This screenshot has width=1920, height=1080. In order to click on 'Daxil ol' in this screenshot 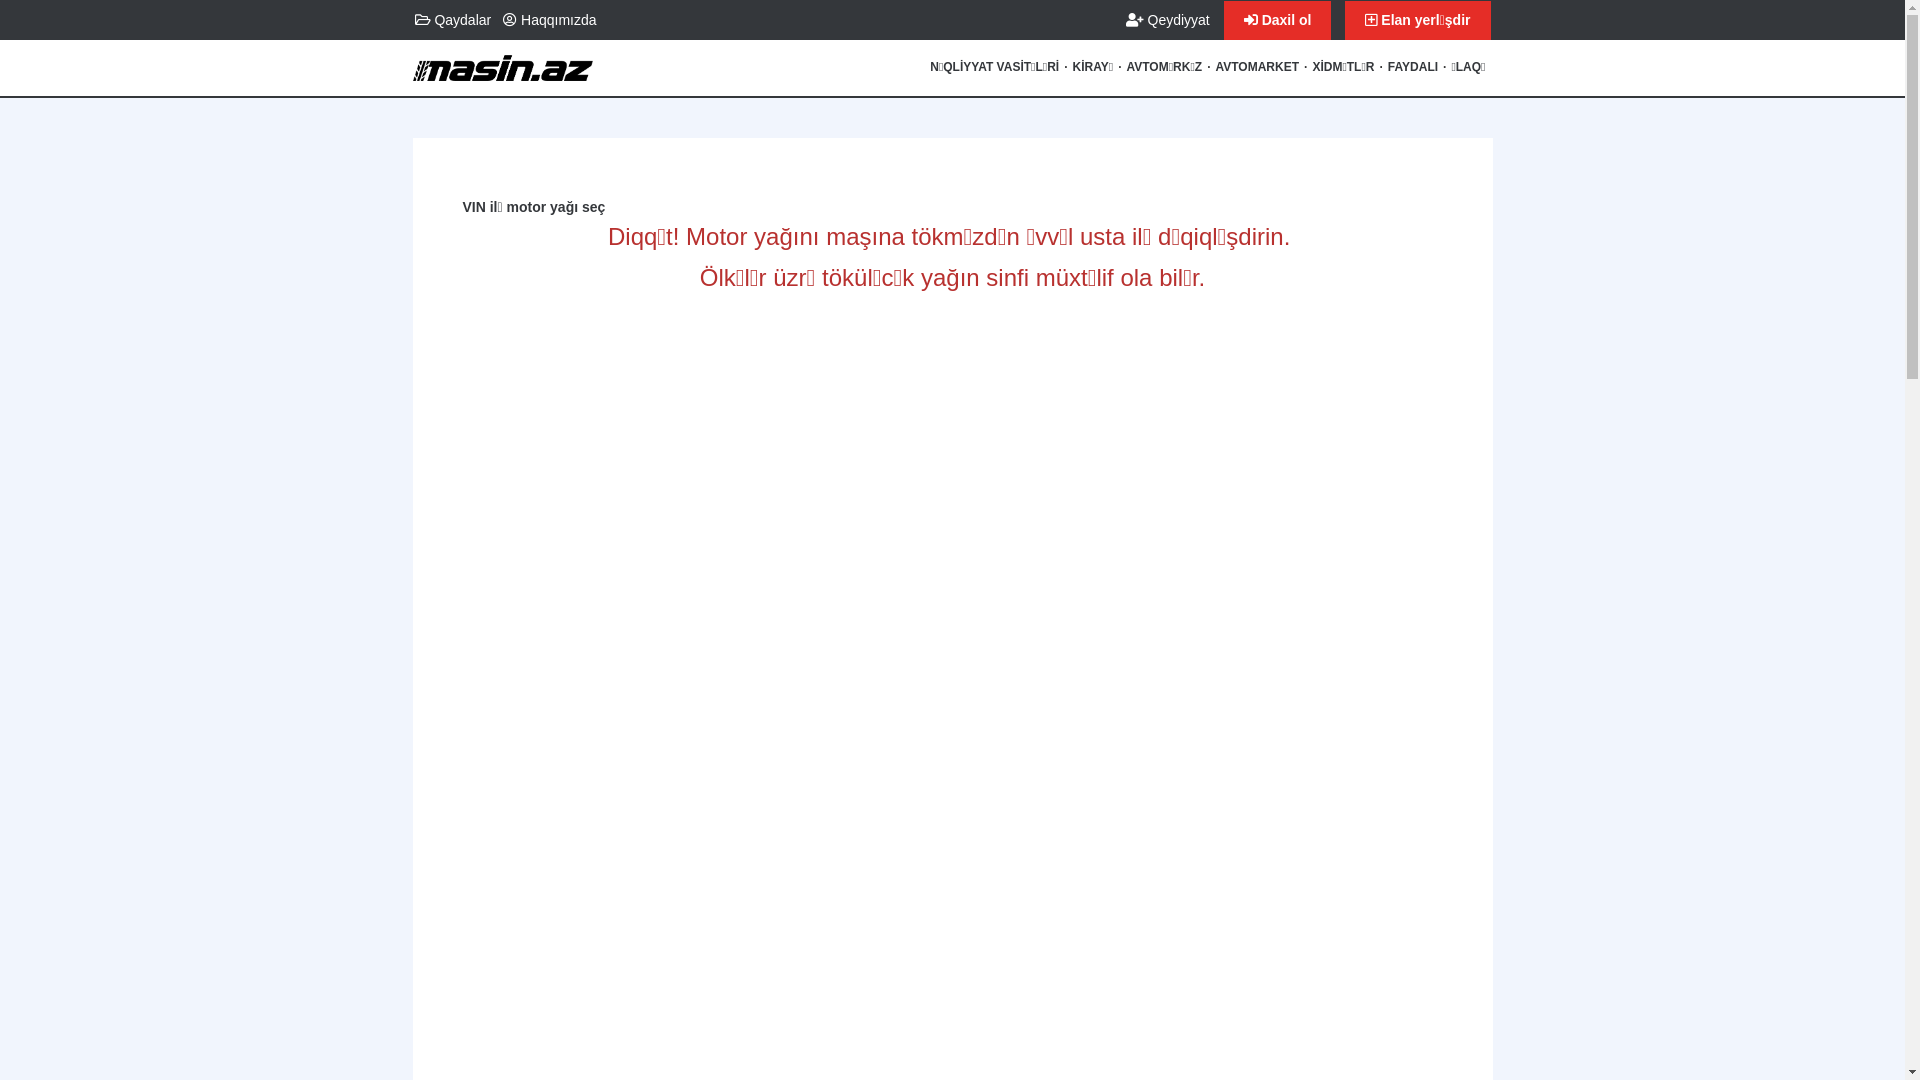, I will do `click(1223, 20)`.